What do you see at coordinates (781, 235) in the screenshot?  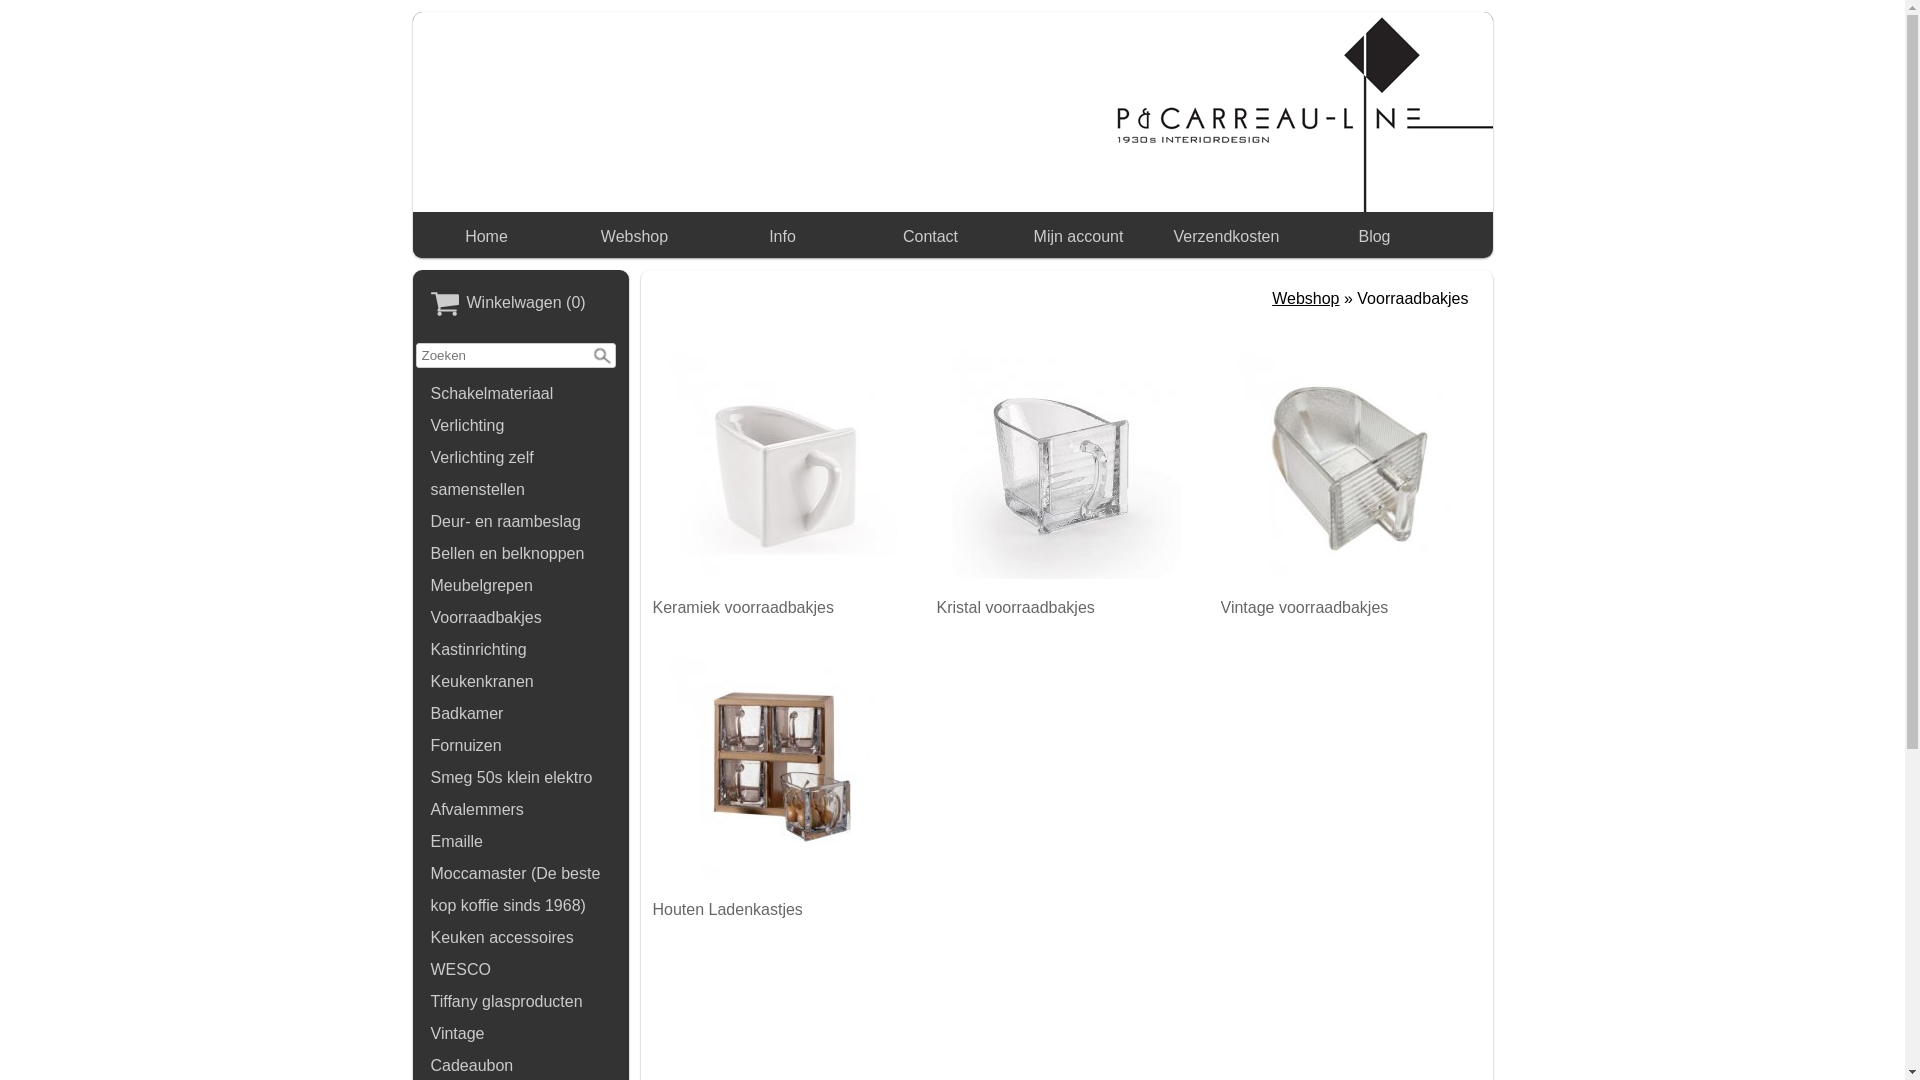 I see `'Info'` at bounding box center [781, 235].